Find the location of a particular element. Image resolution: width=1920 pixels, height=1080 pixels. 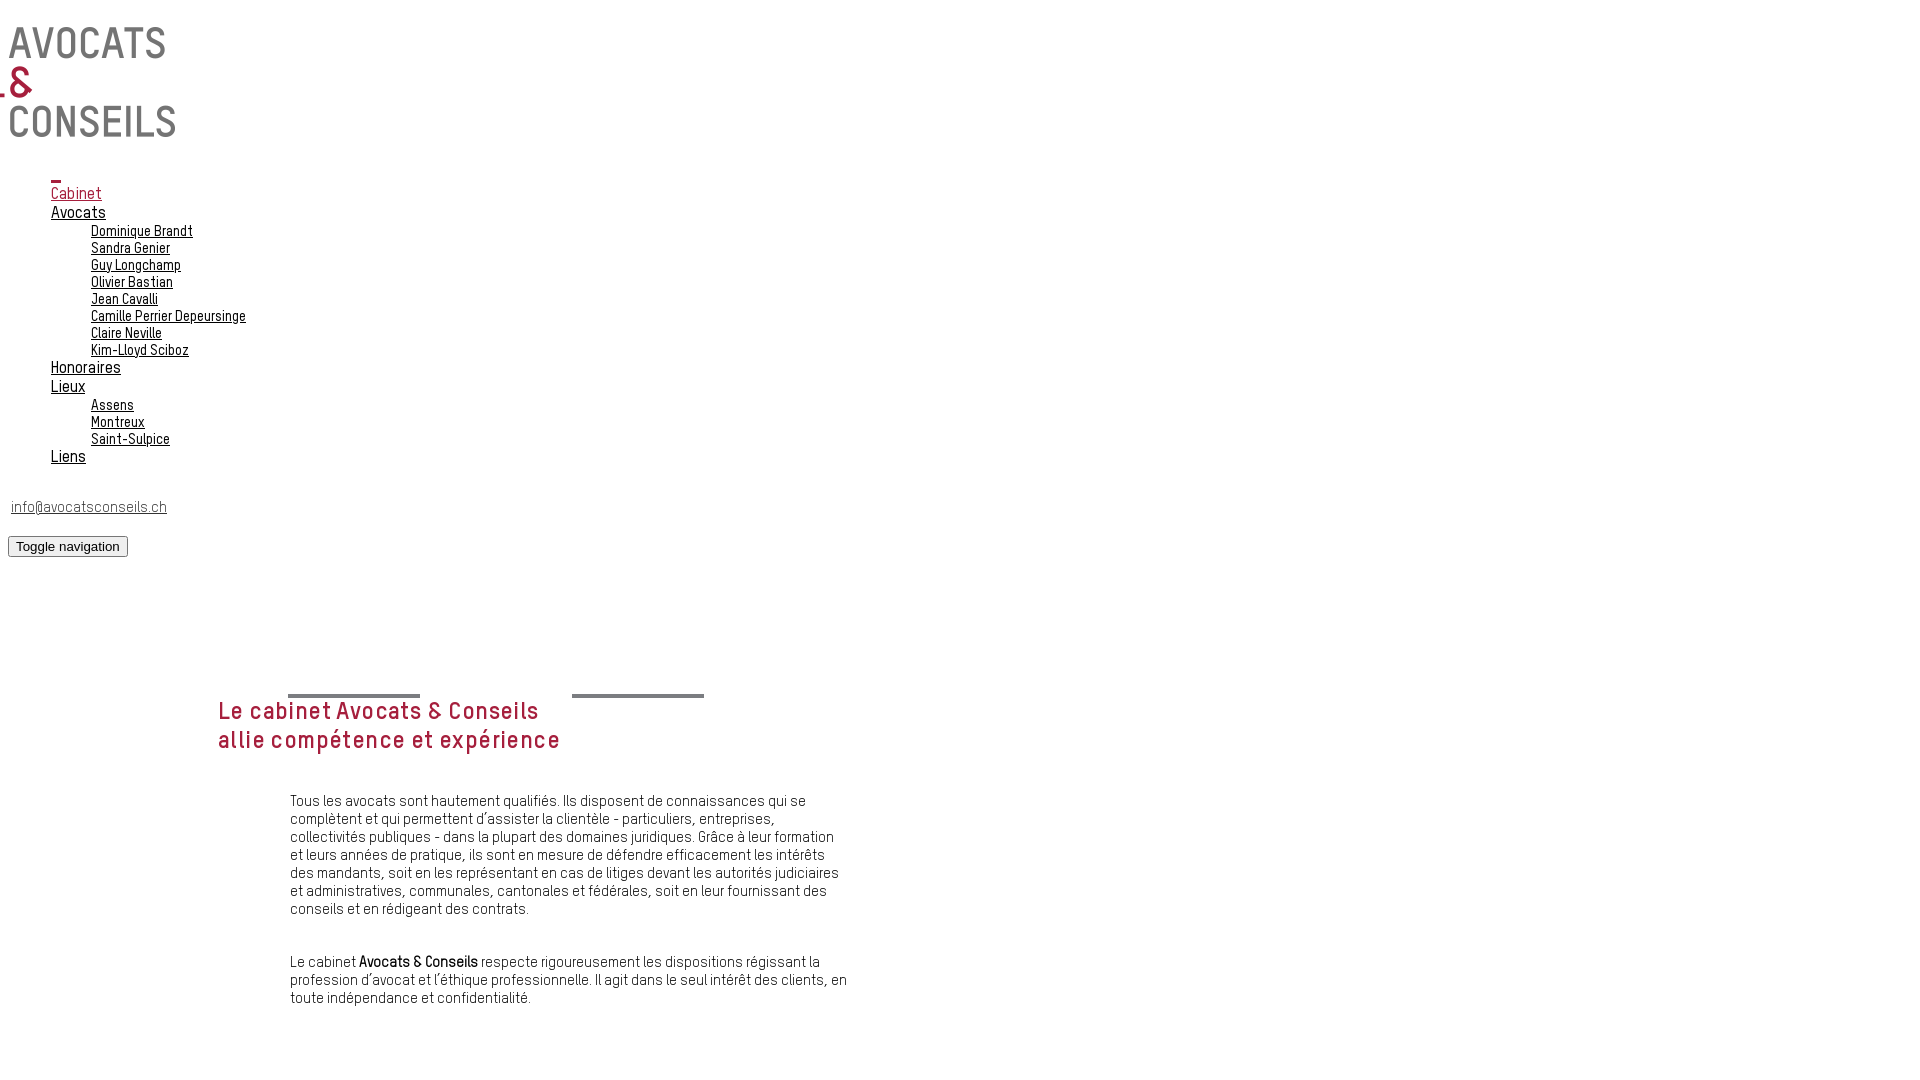

'Guy Longchamp' is located at coordinates (134, 265).